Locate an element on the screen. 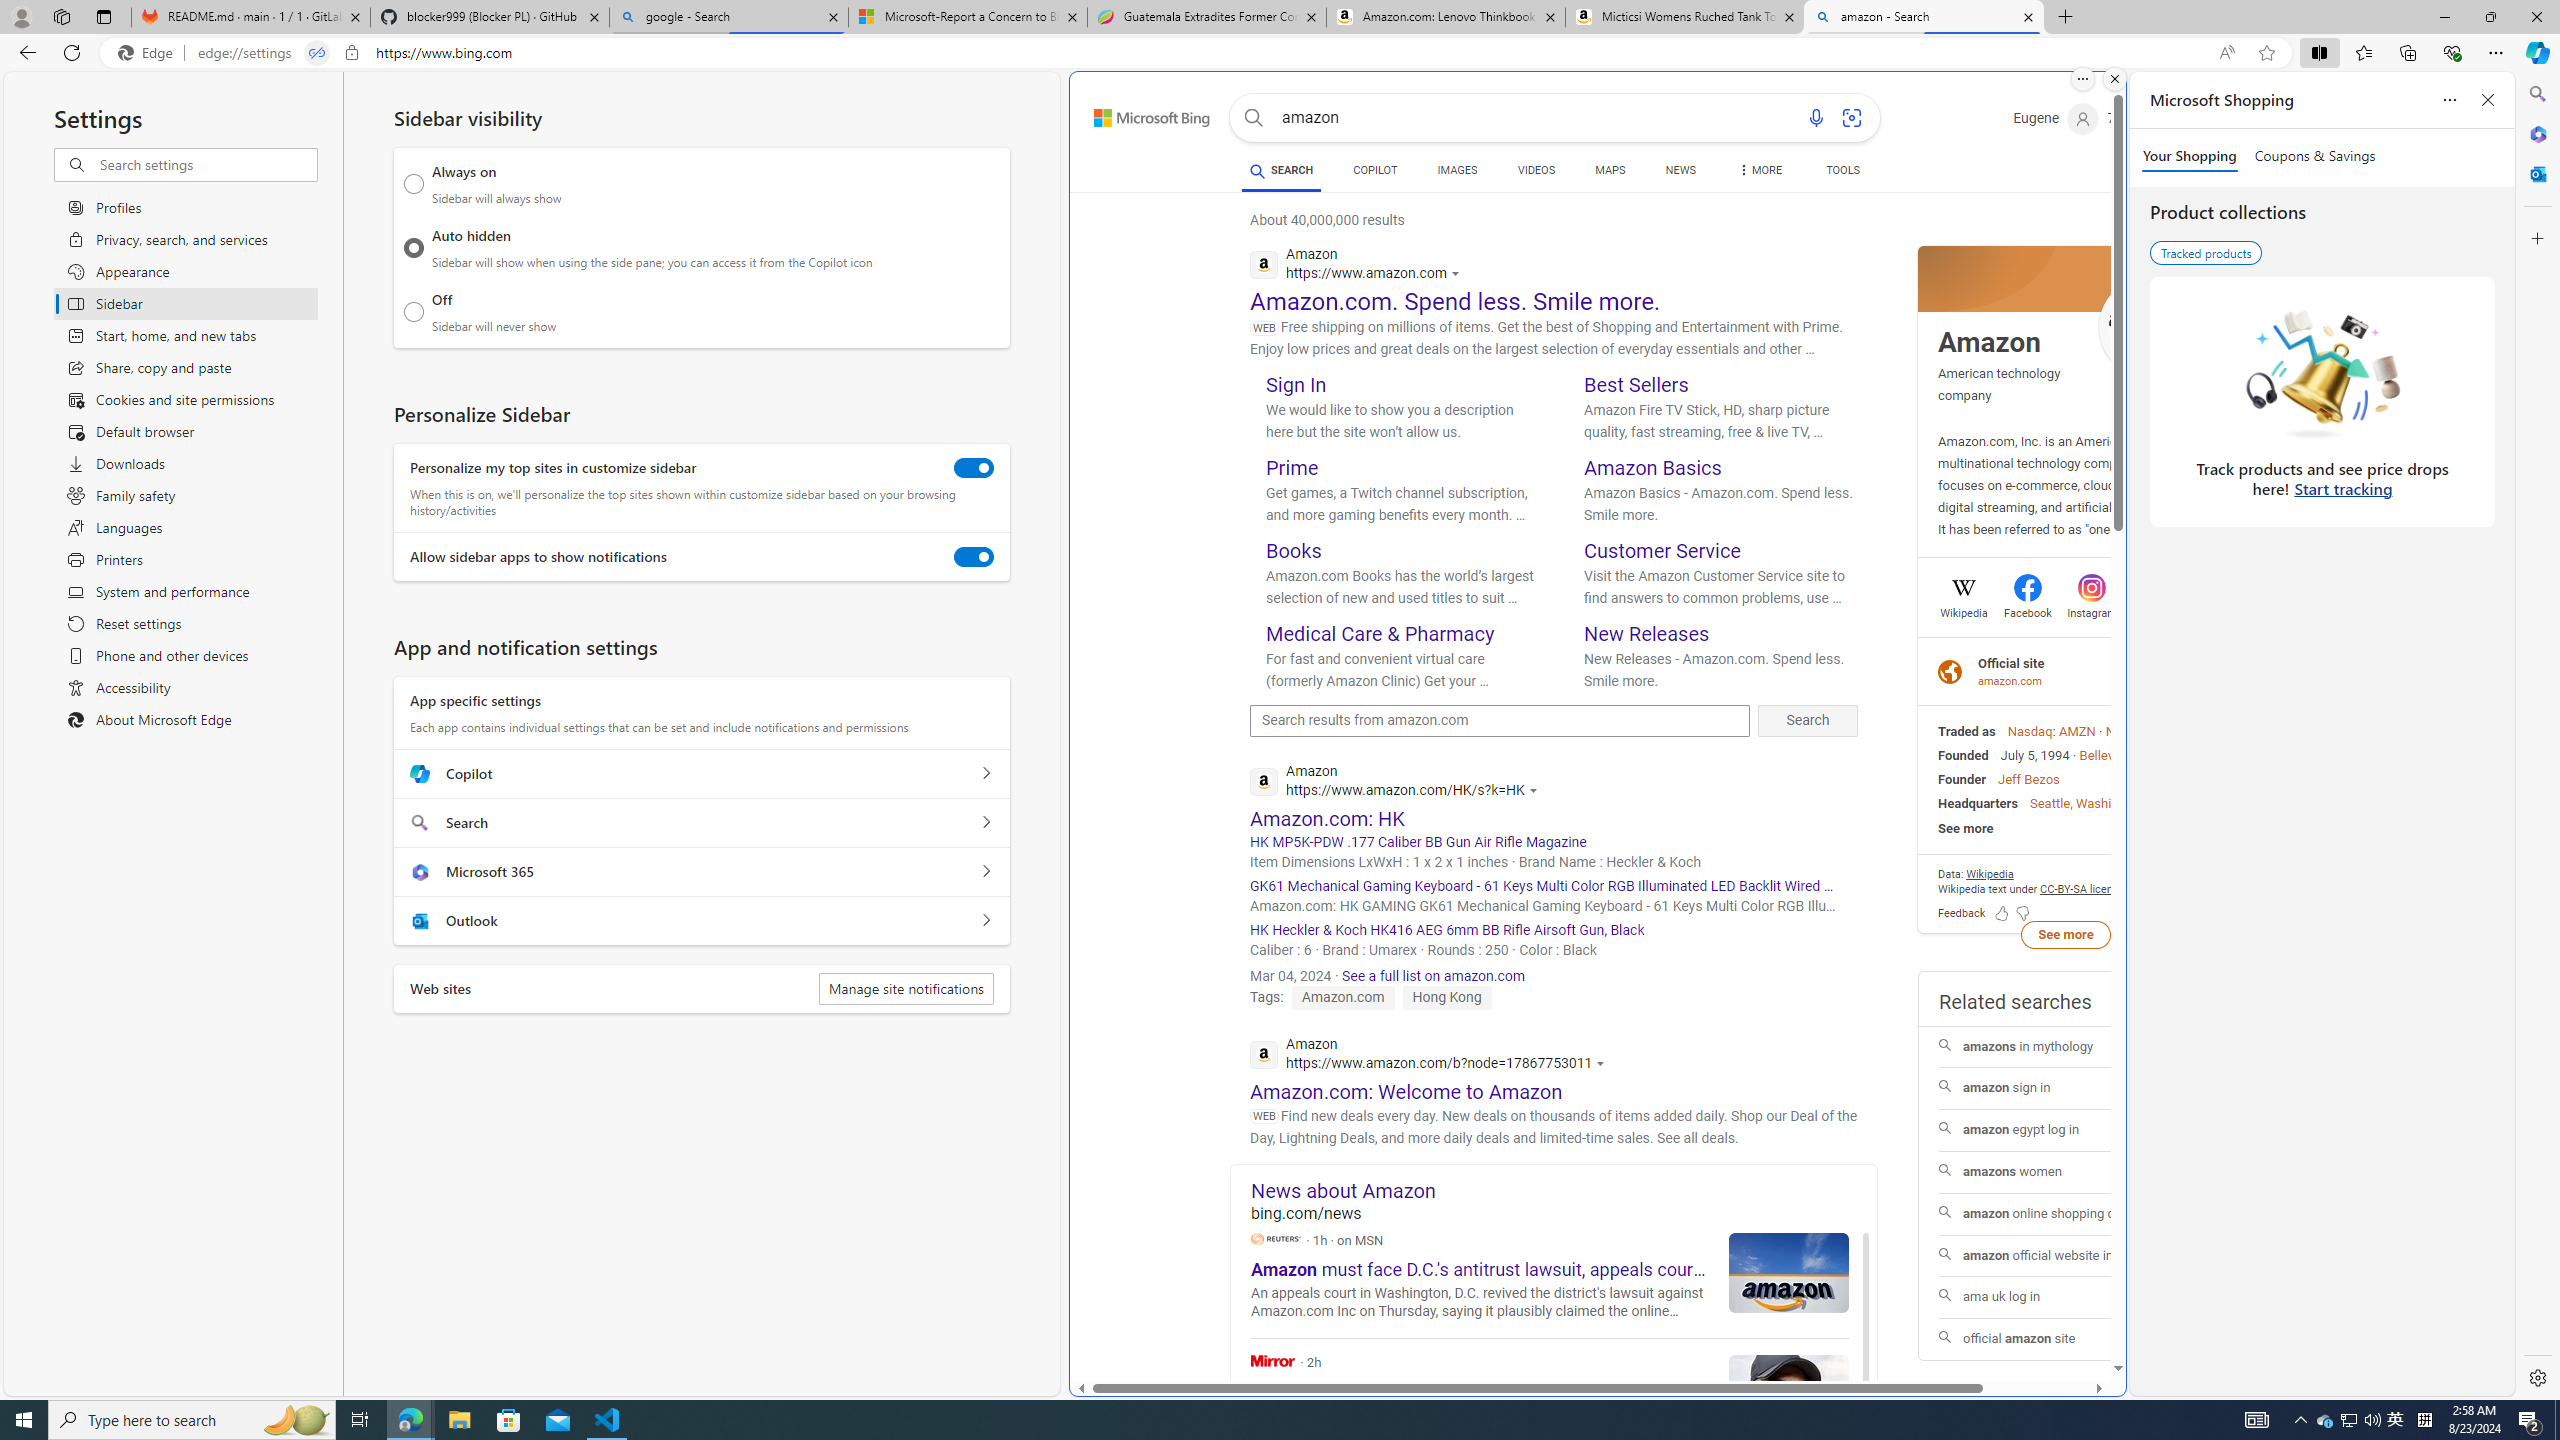 The height and width of the screenshot is (1440, 2560). 'Wikipedia' is located at coordinates (1962, 610).